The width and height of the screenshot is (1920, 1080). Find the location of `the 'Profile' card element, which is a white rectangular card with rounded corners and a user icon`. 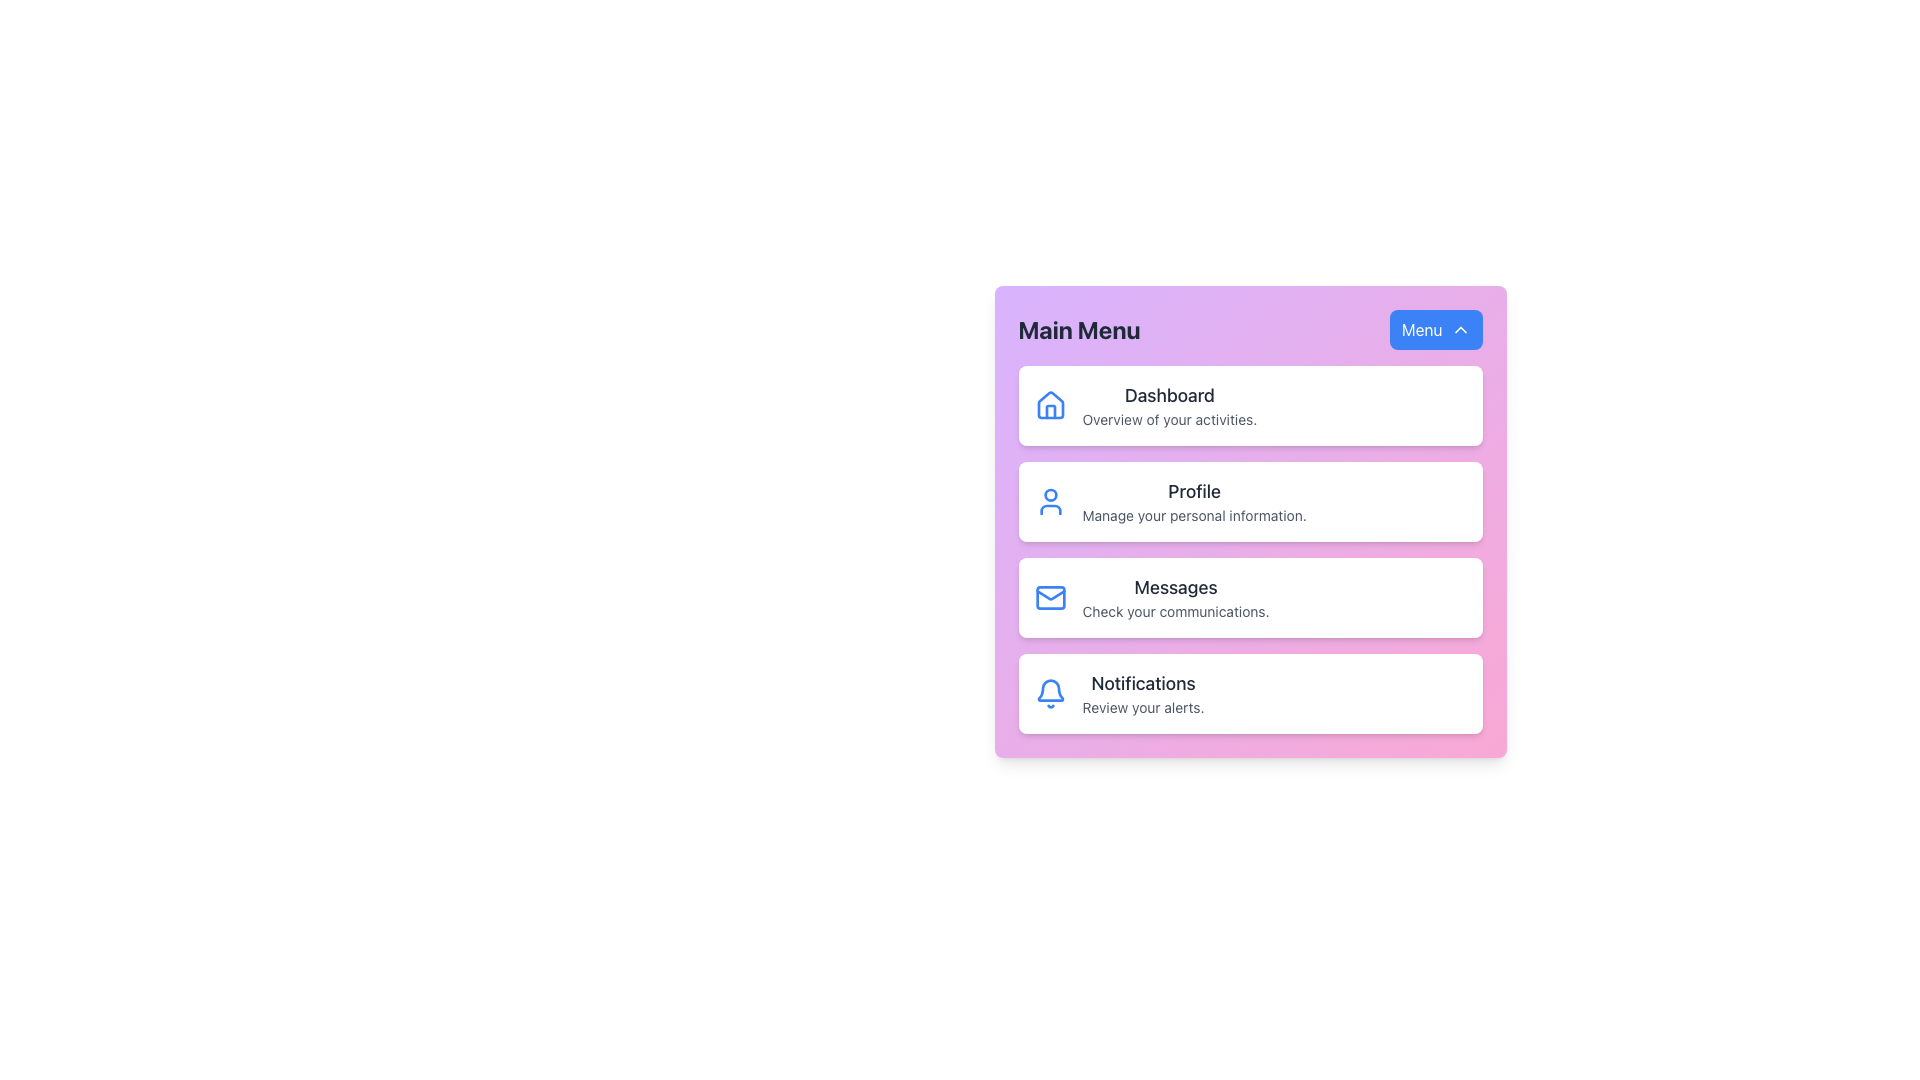

the 'Profile' card element, which is a white rectangular card with rounded corners and a user icon is located at coordinates (1249, 550).